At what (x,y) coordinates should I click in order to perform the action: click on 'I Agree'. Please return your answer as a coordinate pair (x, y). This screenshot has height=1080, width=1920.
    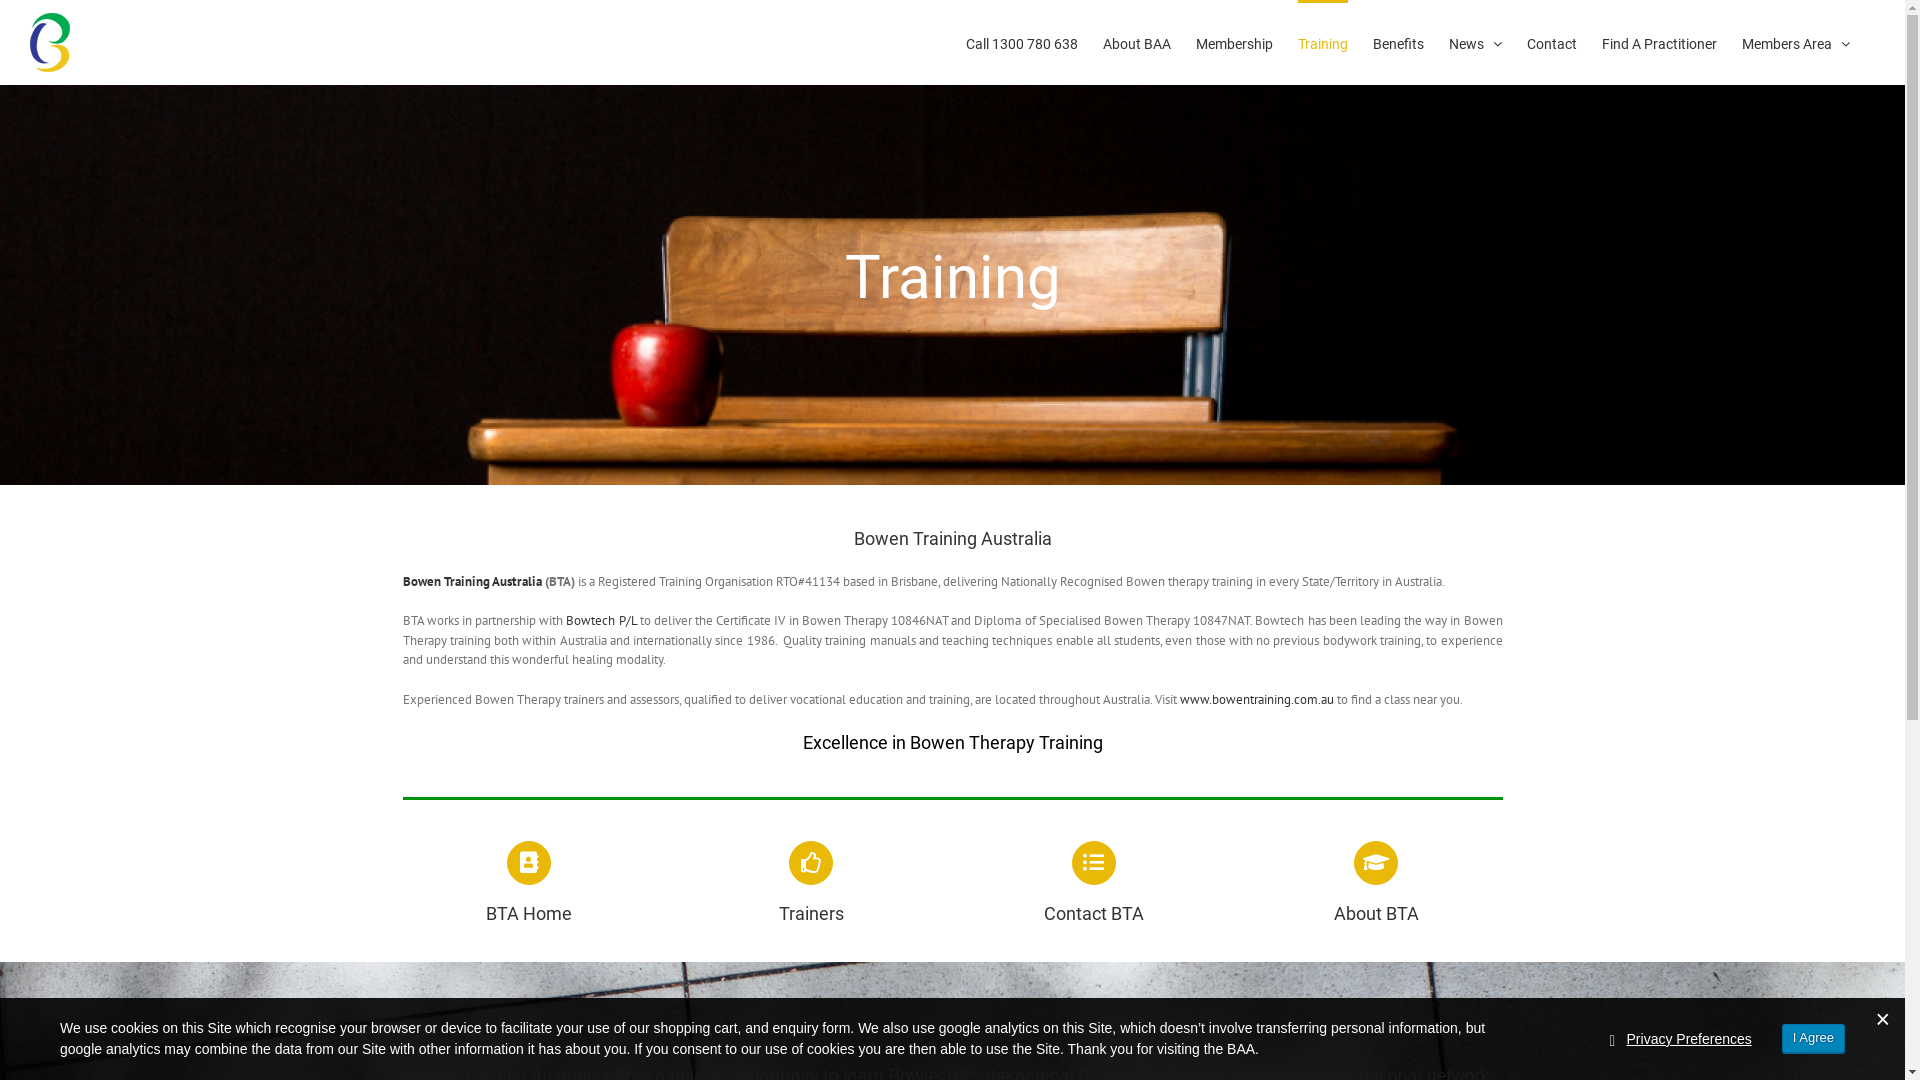
    Looking at the image, I should click on (1813, 1037).